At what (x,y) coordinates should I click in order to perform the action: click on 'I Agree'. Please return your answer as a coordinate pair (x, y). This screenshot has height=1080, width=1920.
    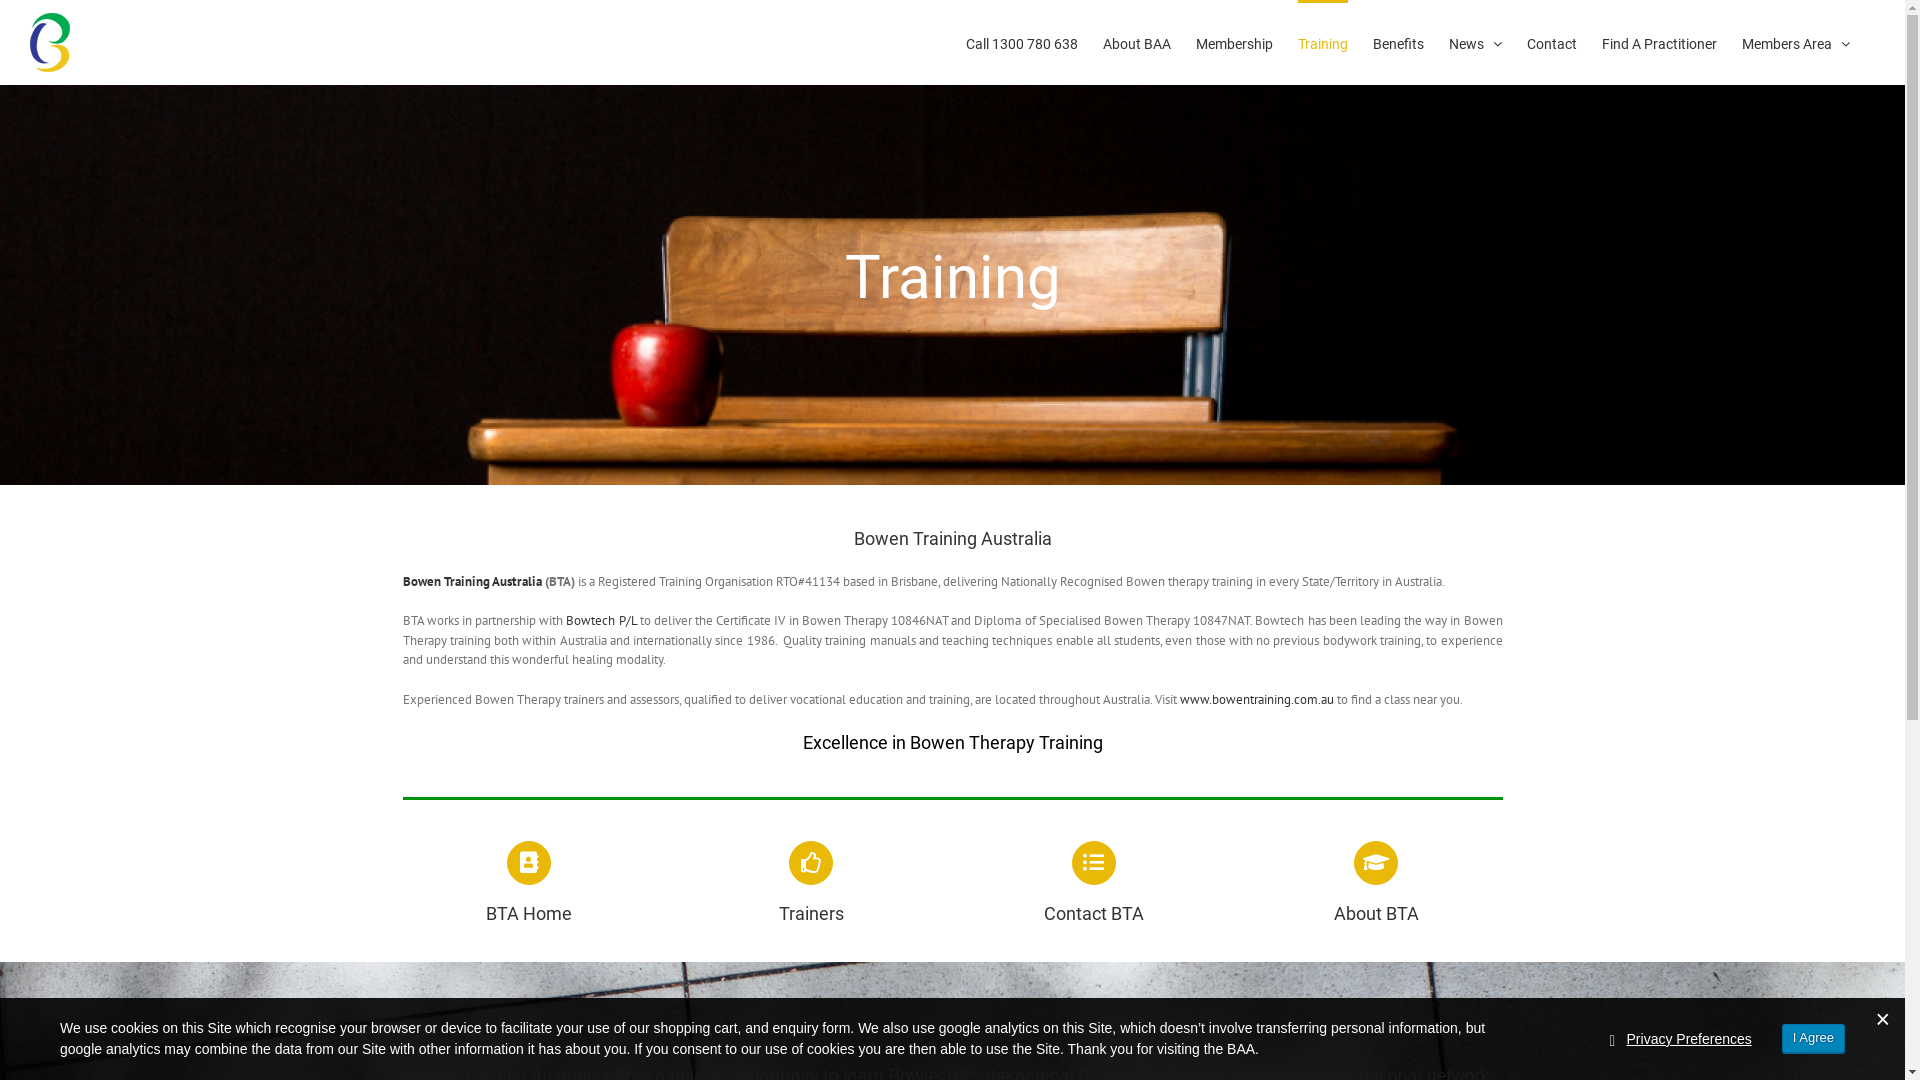
    Looking at the image, I should click on (1813, 1037).